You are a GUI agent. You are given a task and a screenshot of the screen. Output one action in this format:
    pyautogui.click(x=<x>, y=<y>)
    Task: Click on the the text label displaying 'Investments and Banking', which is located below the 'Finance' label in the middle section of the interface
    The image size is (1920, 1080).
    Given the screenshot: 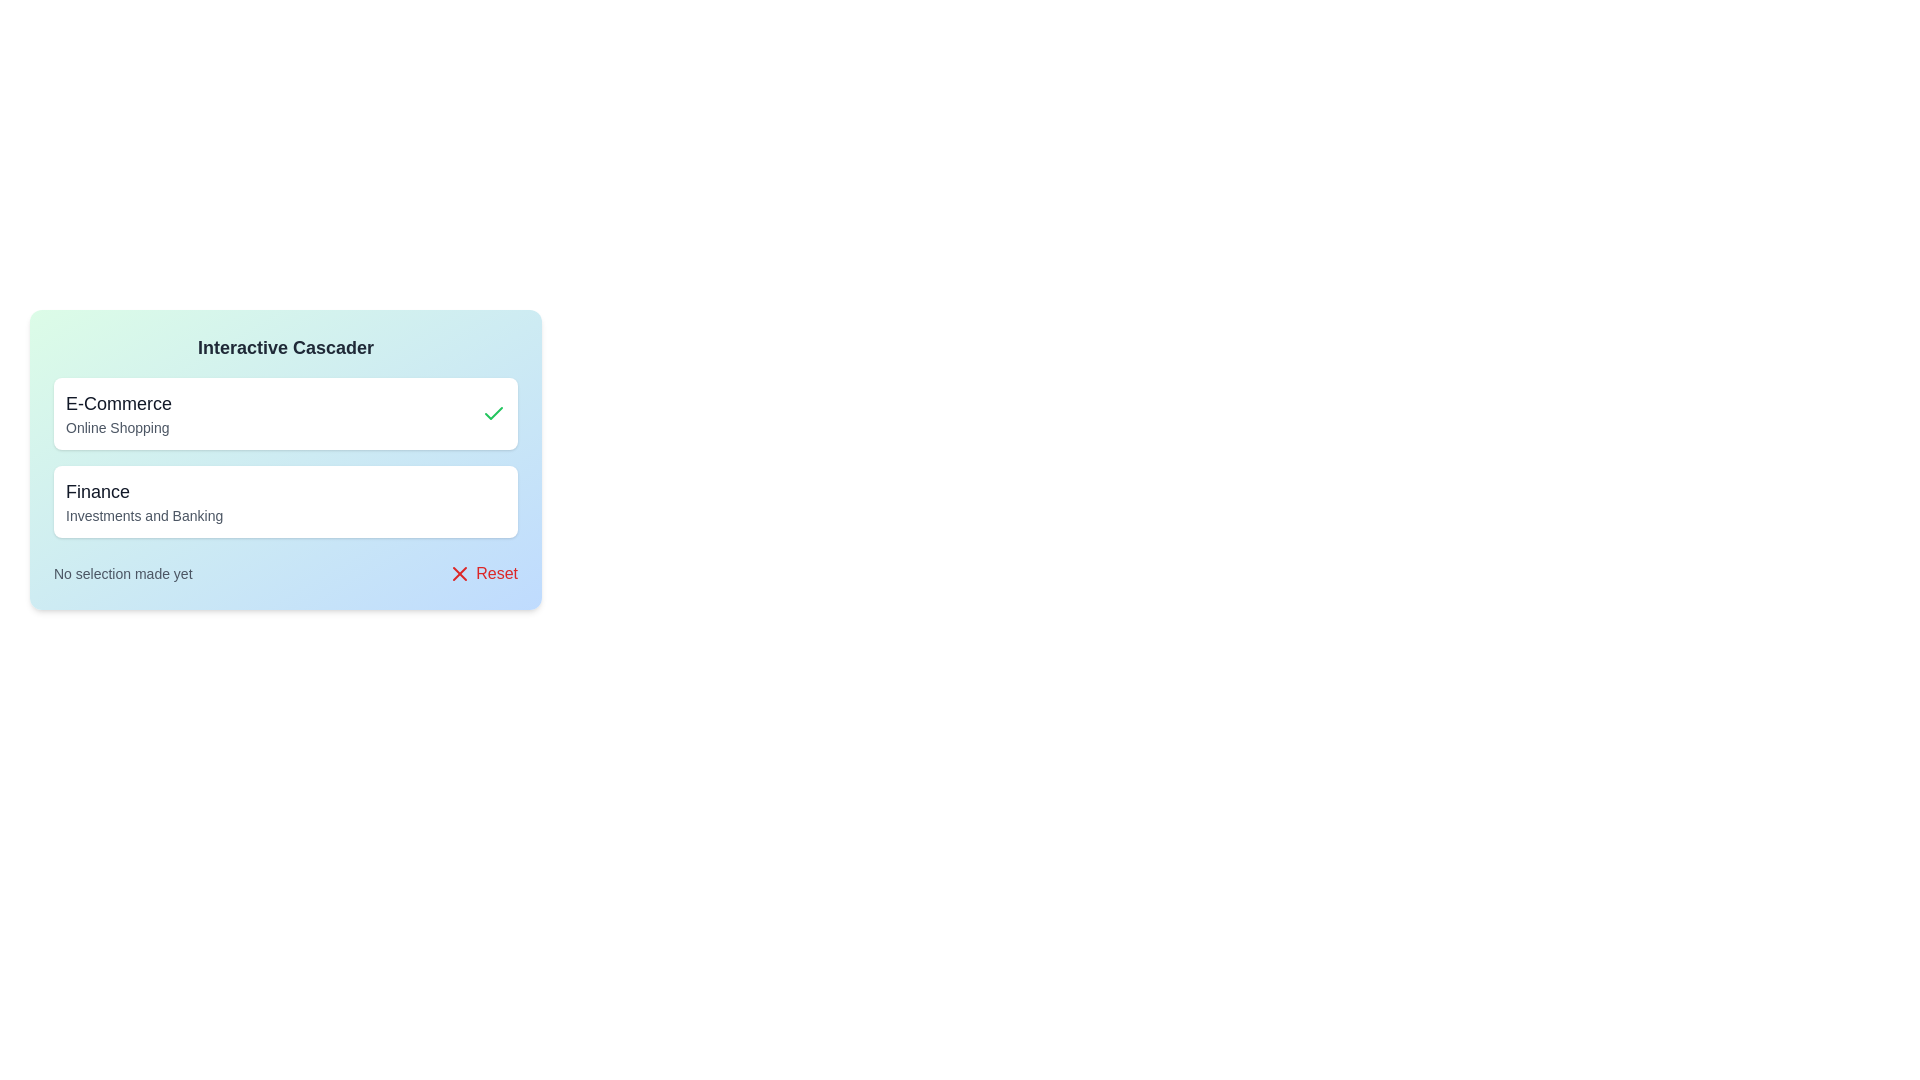 What is the action you would take?
    pyautogui.click(x=143, y=515)
    